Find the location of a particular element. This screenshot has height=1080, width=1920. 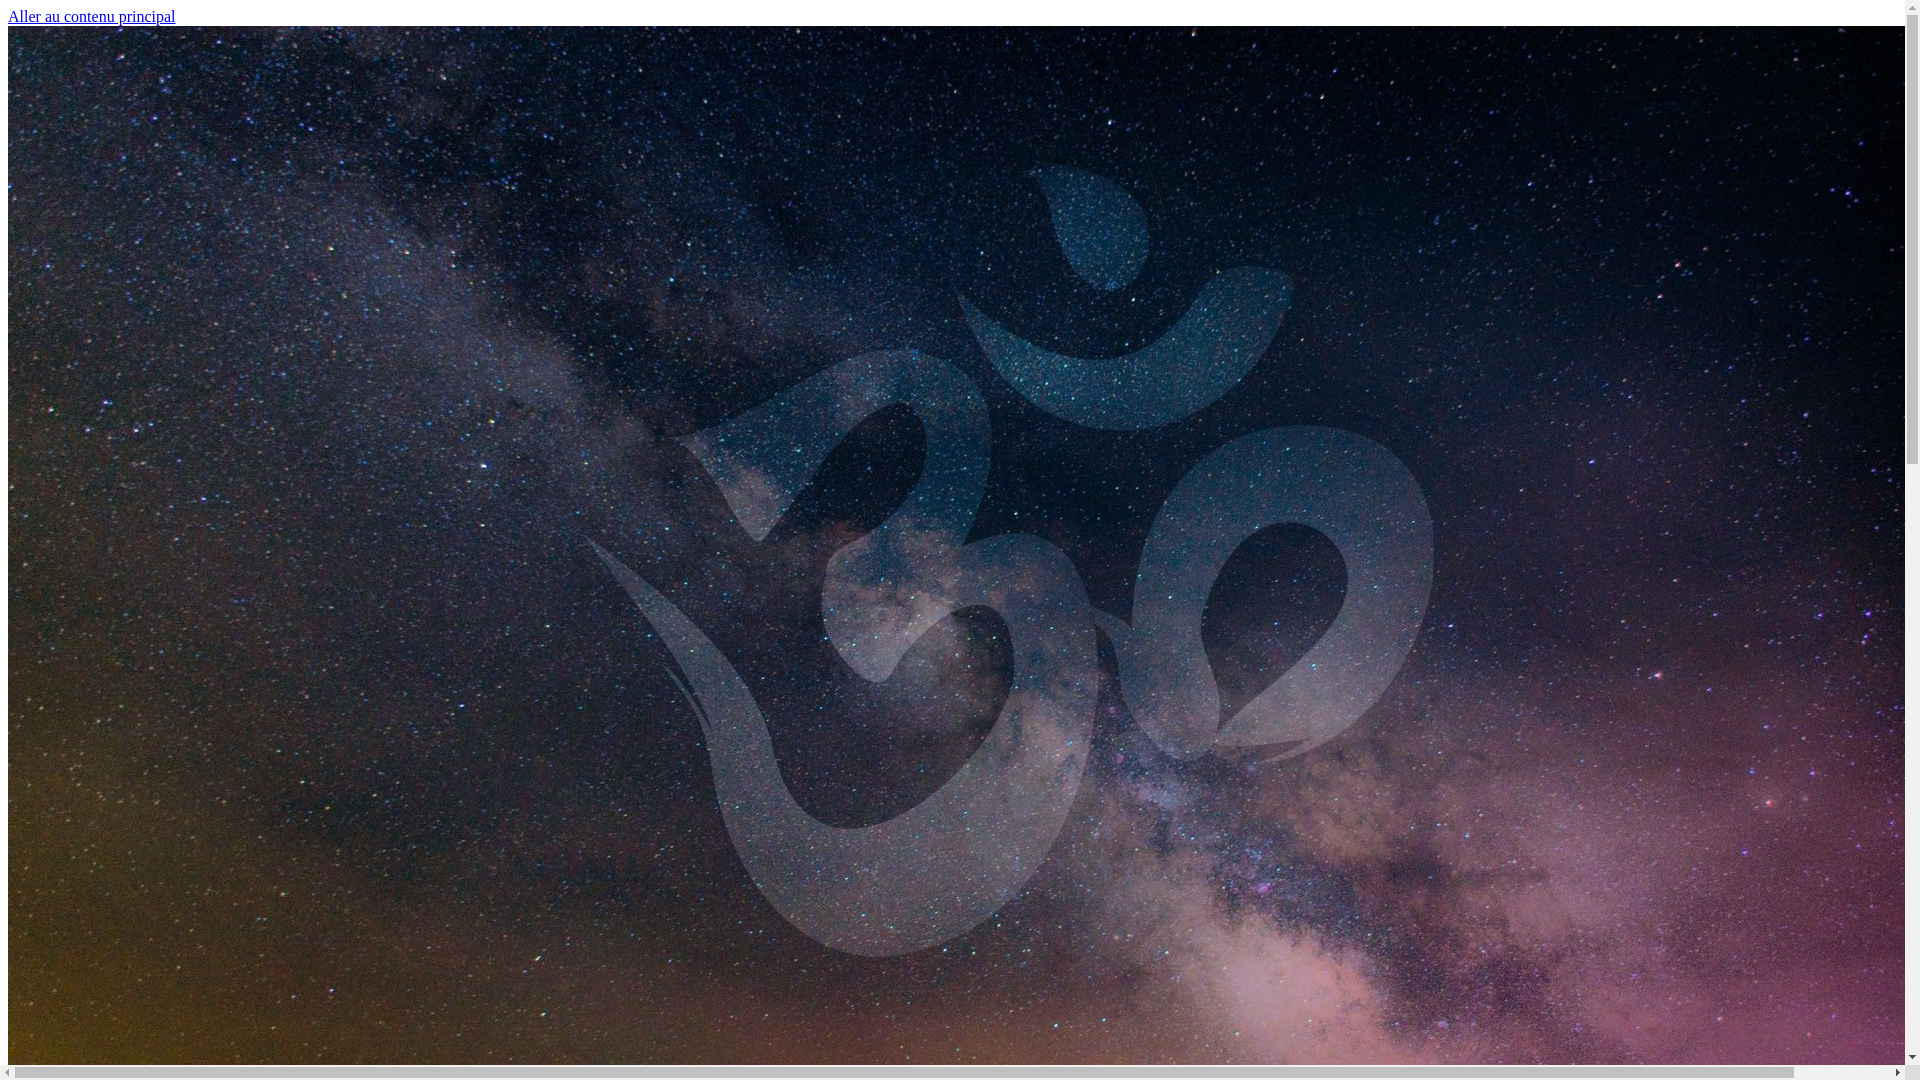

'Aller au contenu principal' is located at coordinates (90, 16).